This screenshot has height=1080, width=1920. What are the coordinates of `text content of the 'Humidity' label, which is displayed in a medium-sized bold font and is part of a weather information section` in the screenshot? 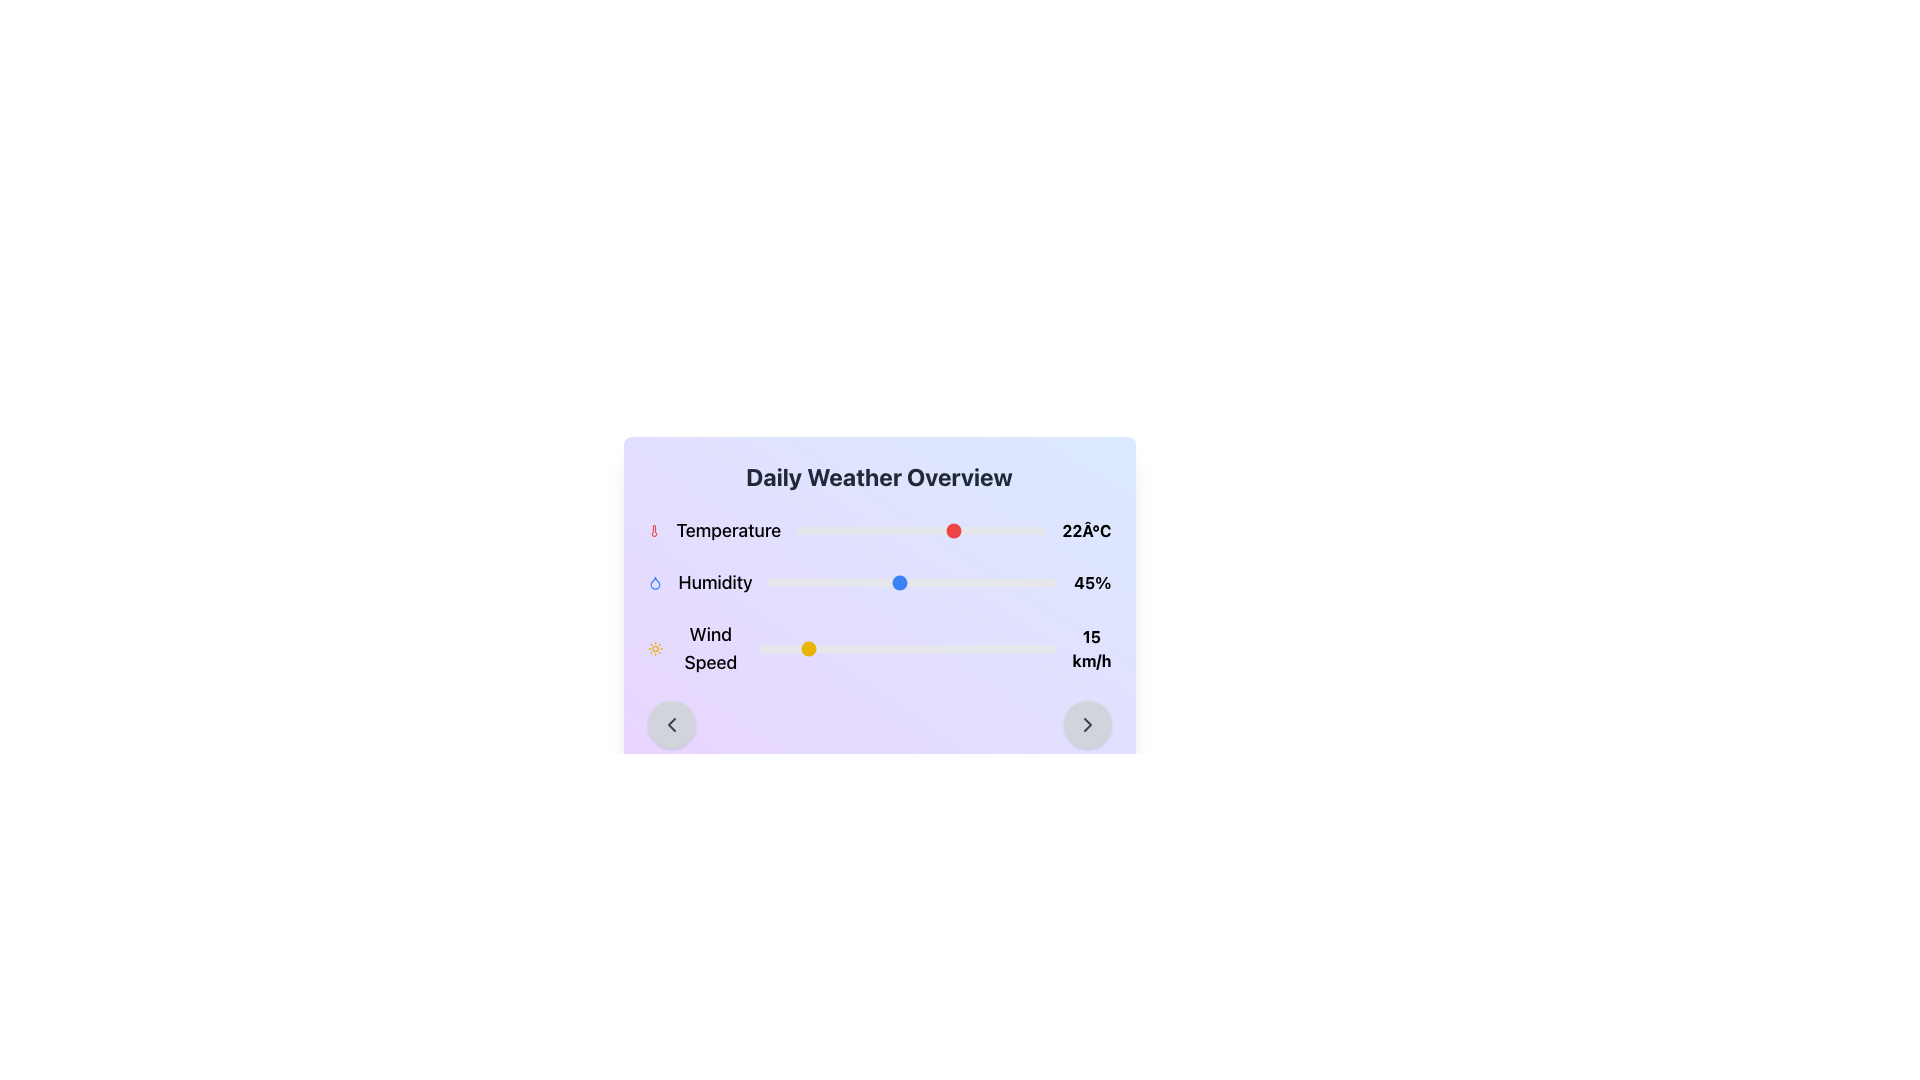 It's located at (715, 582).